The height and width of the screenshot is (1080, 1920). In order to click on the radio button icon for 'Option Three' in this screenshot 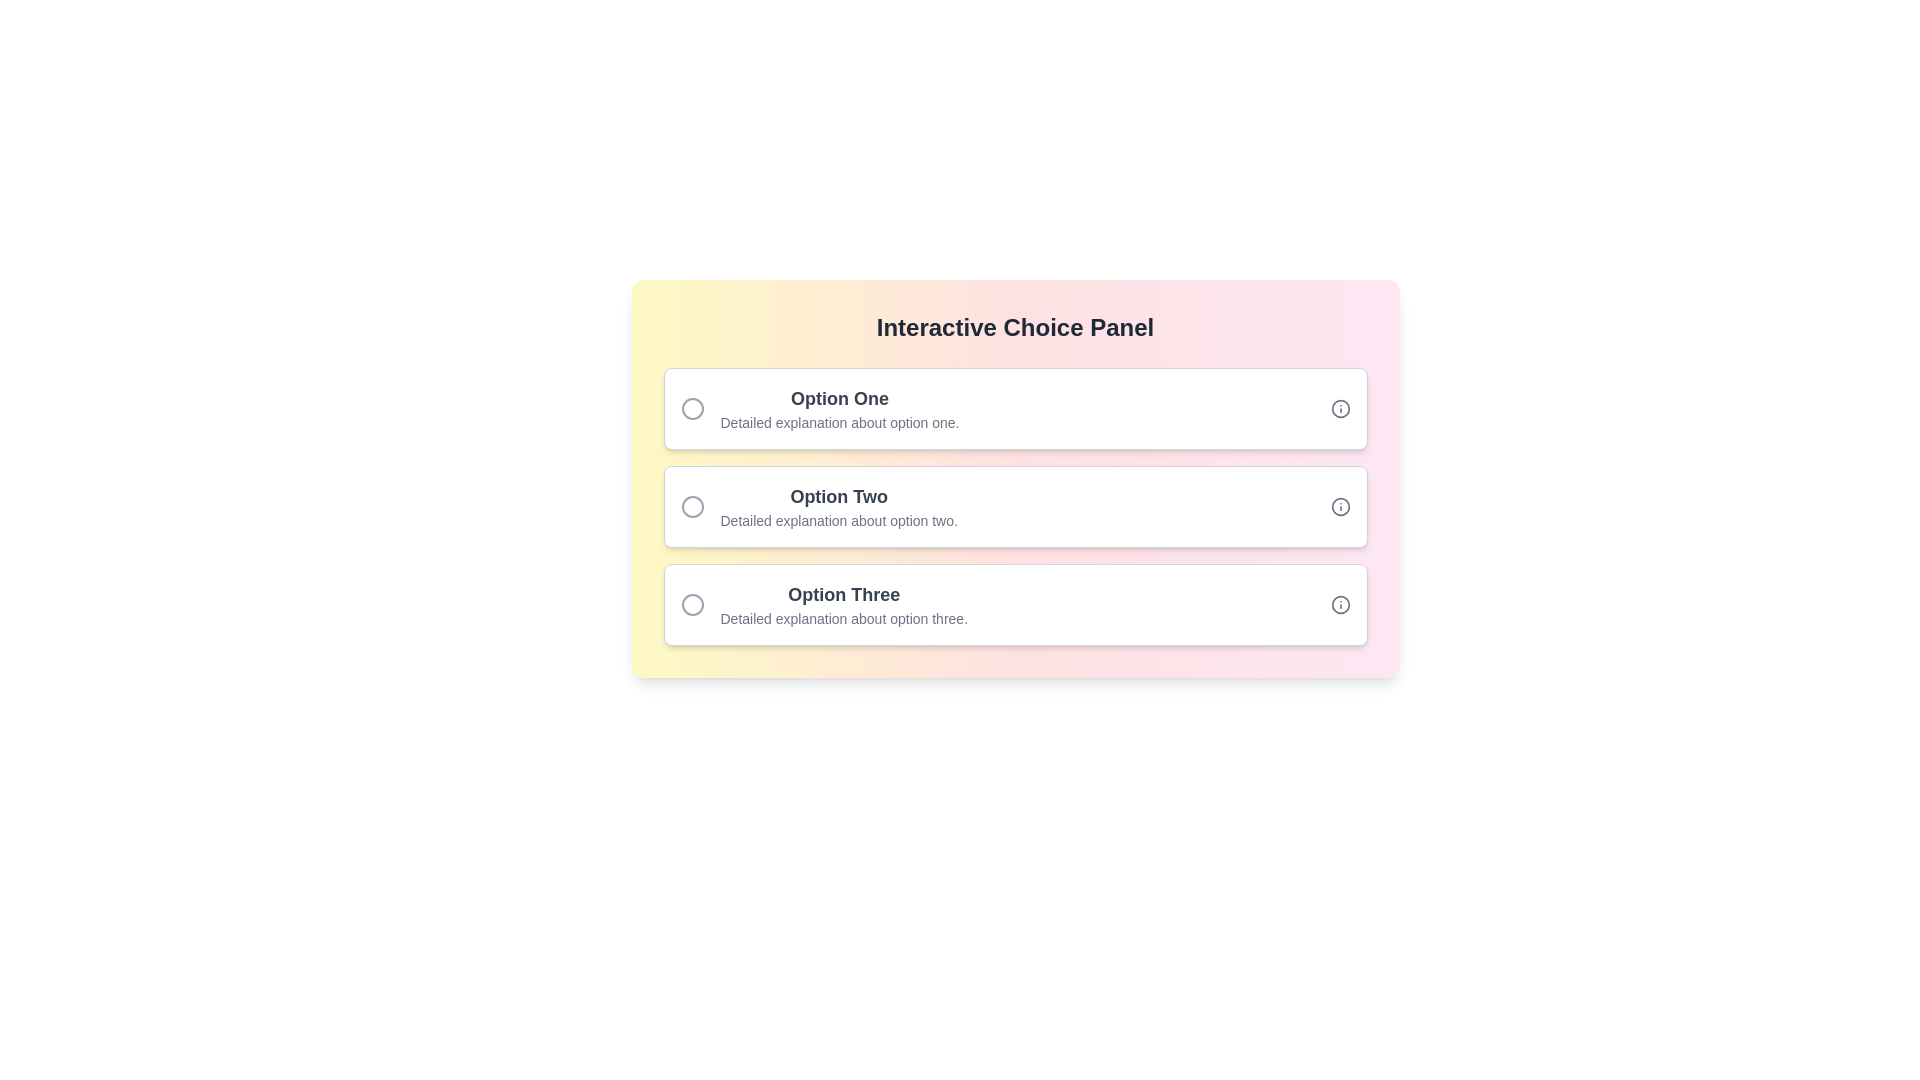, I will do `click(692, 604)`.